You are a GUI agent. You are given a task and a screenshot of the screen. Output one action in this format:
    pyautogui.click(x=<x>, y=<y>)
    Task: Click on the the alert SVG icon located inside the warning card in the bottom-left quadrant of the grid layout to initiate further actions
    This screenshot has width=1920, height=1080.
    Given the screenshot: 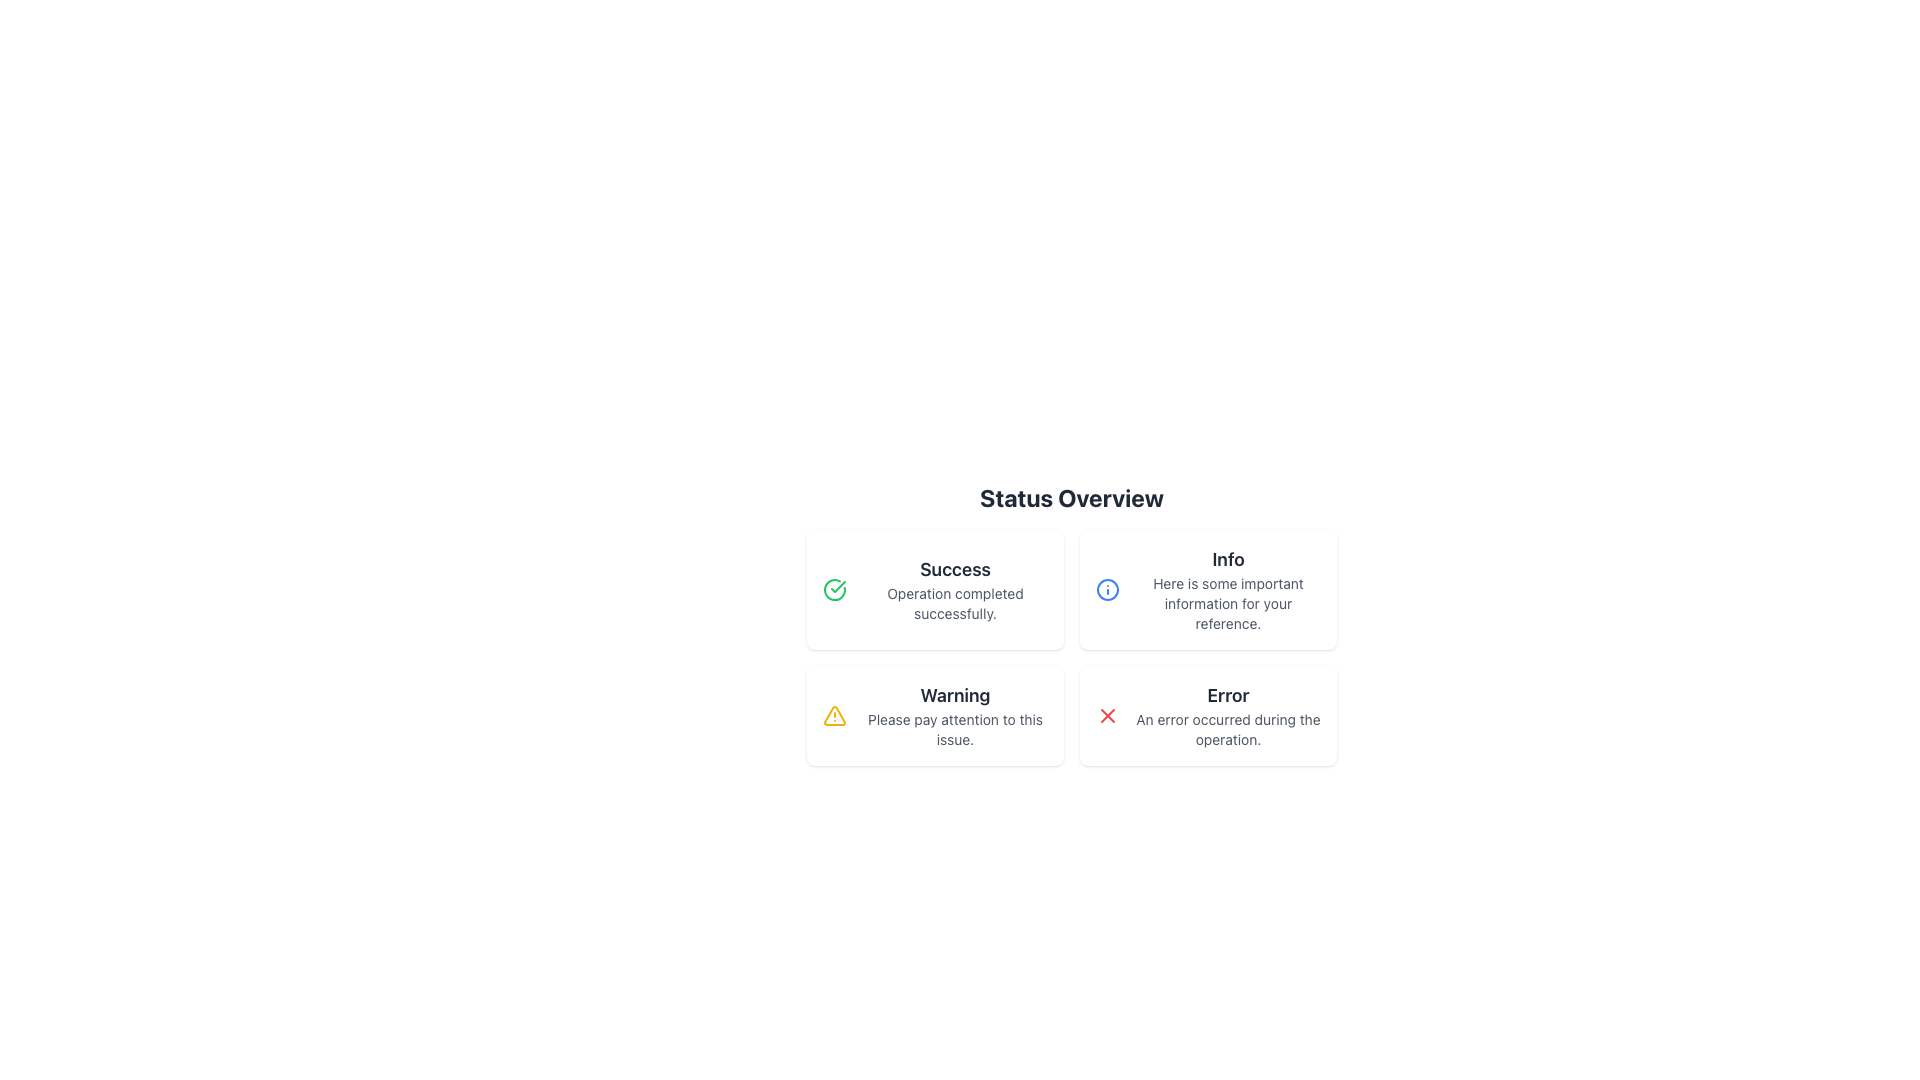 What is the action you would take?
    pyautogui.click(x=835, y=715)
    